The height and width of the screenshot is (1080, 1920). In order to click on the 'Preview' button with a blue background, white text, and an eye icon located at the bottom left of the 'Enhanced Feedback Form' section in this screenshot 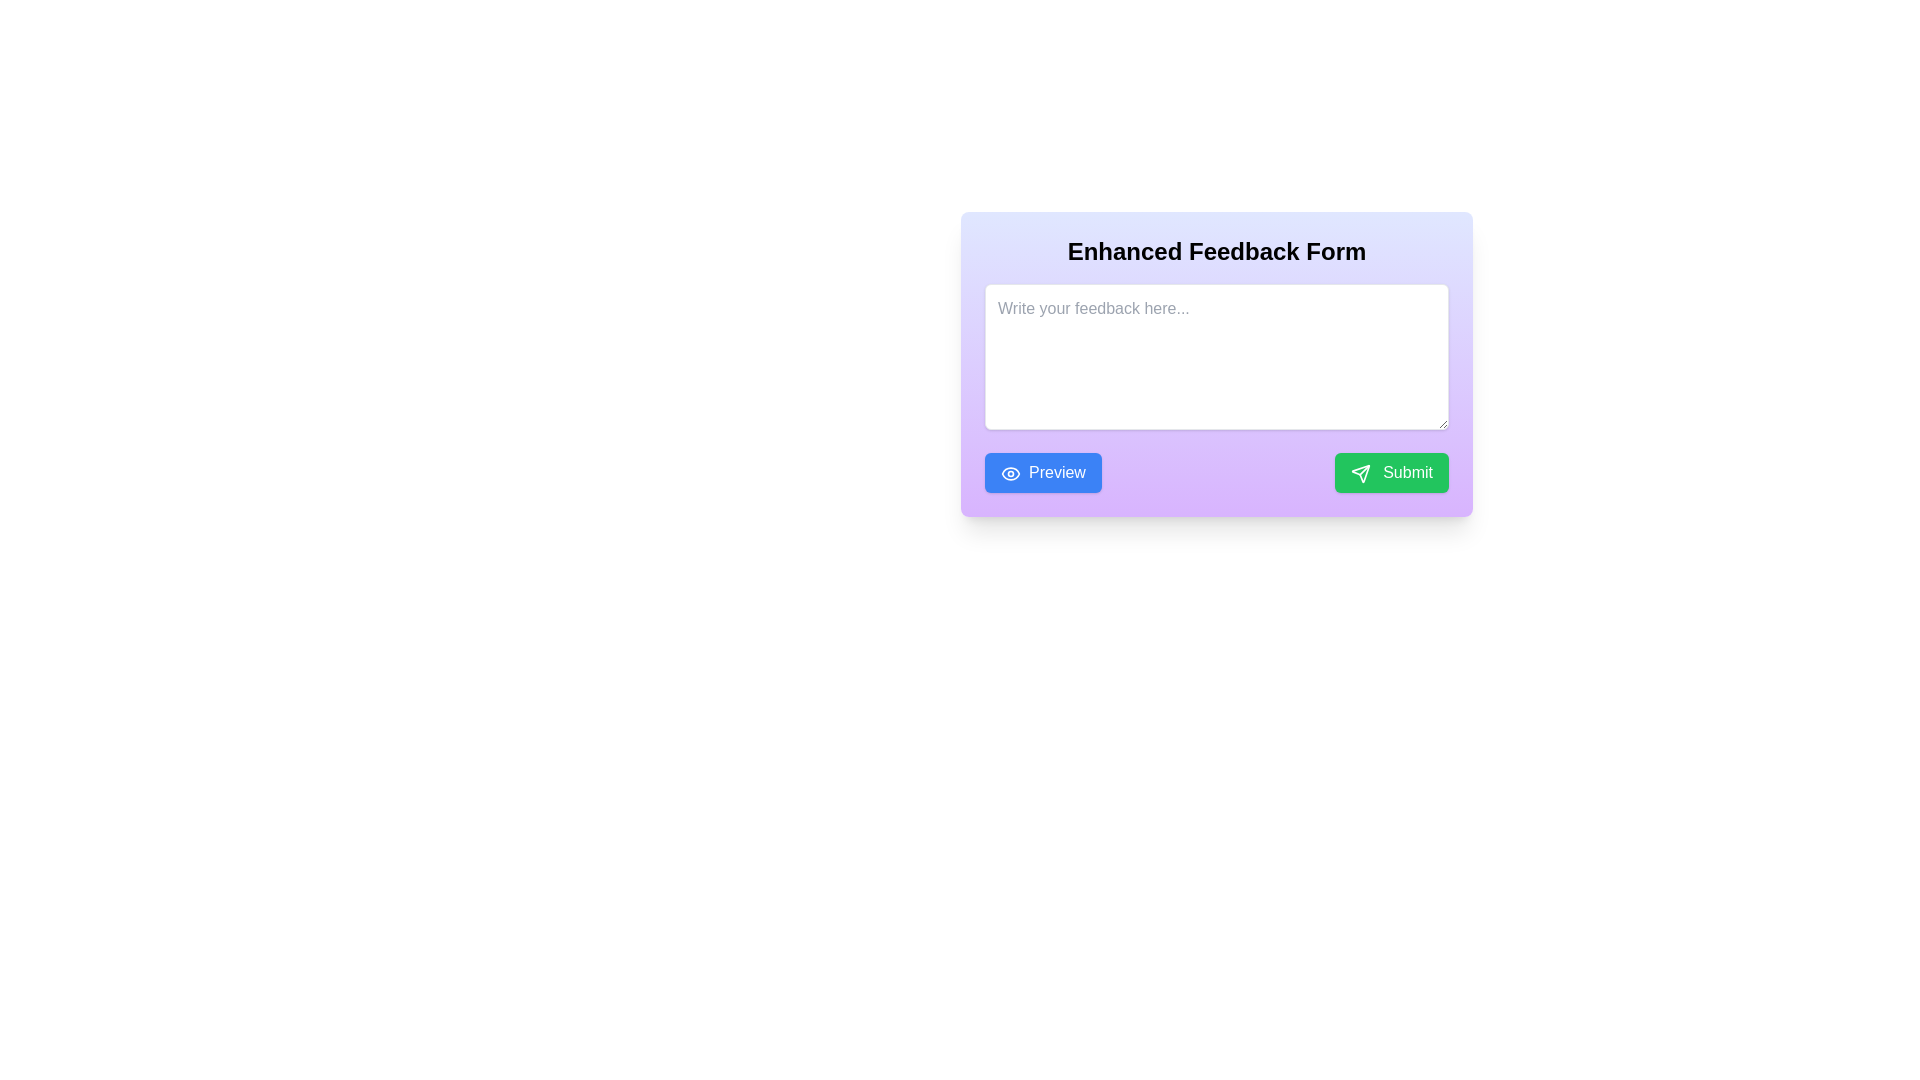, I will do `click(1042, 473)`.